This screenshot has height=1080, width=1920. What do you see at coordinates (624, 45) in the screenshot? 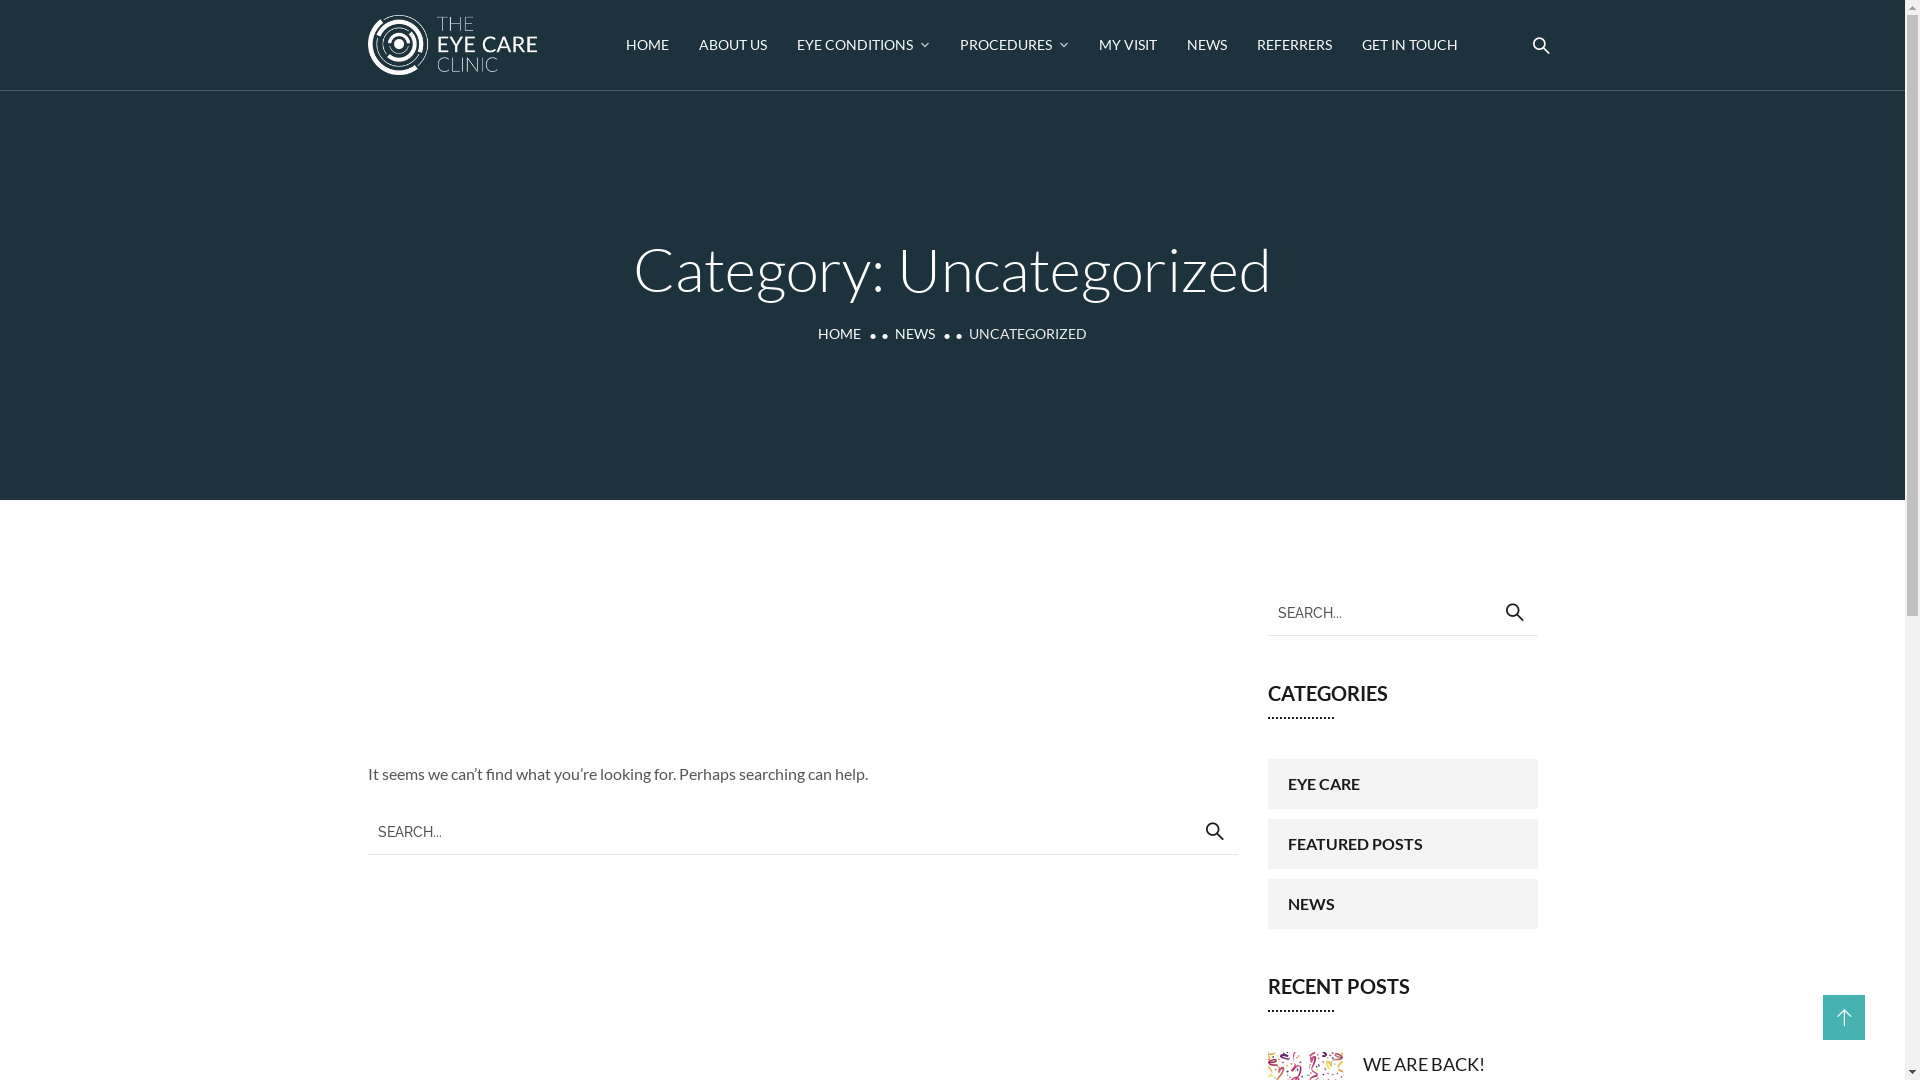
I see `'HOME'` at bounding box center [624, 45].